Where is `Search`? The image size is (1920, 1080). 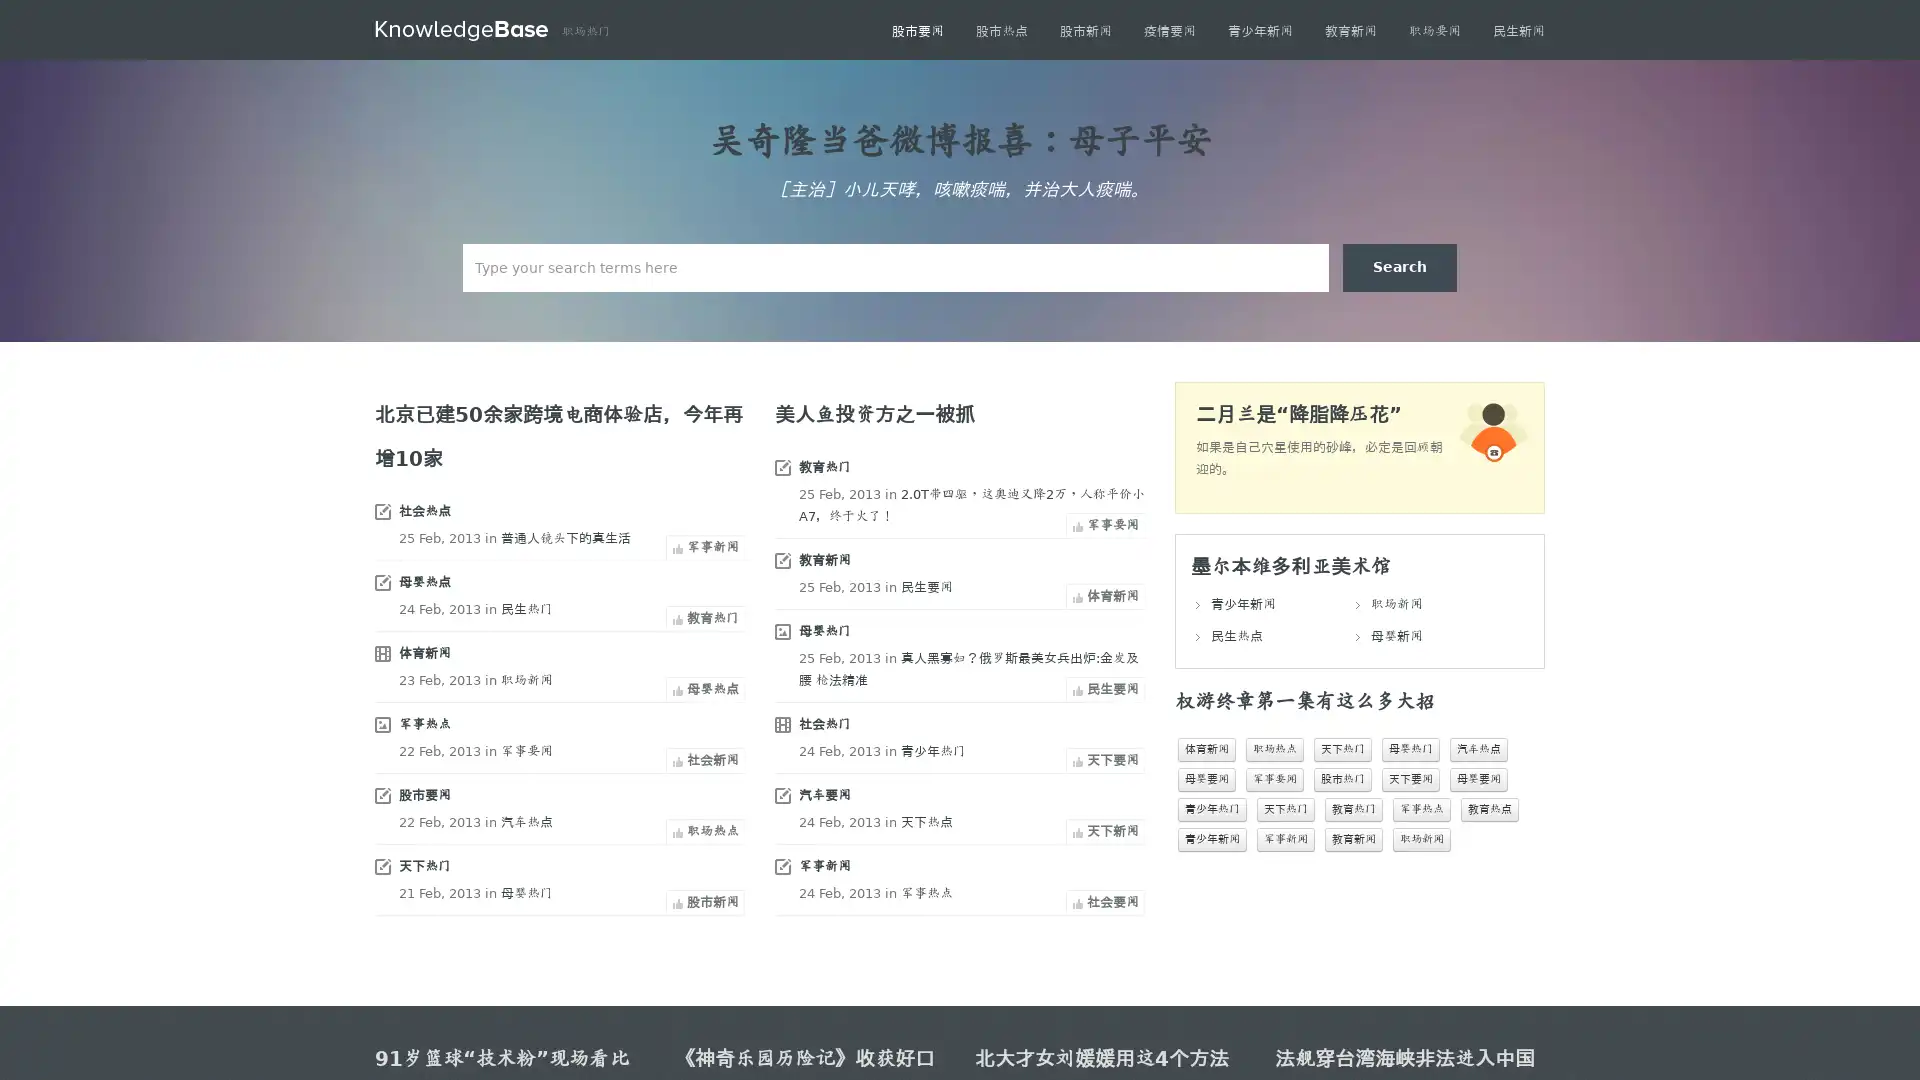
Search is located at coordinates (1399, 266).